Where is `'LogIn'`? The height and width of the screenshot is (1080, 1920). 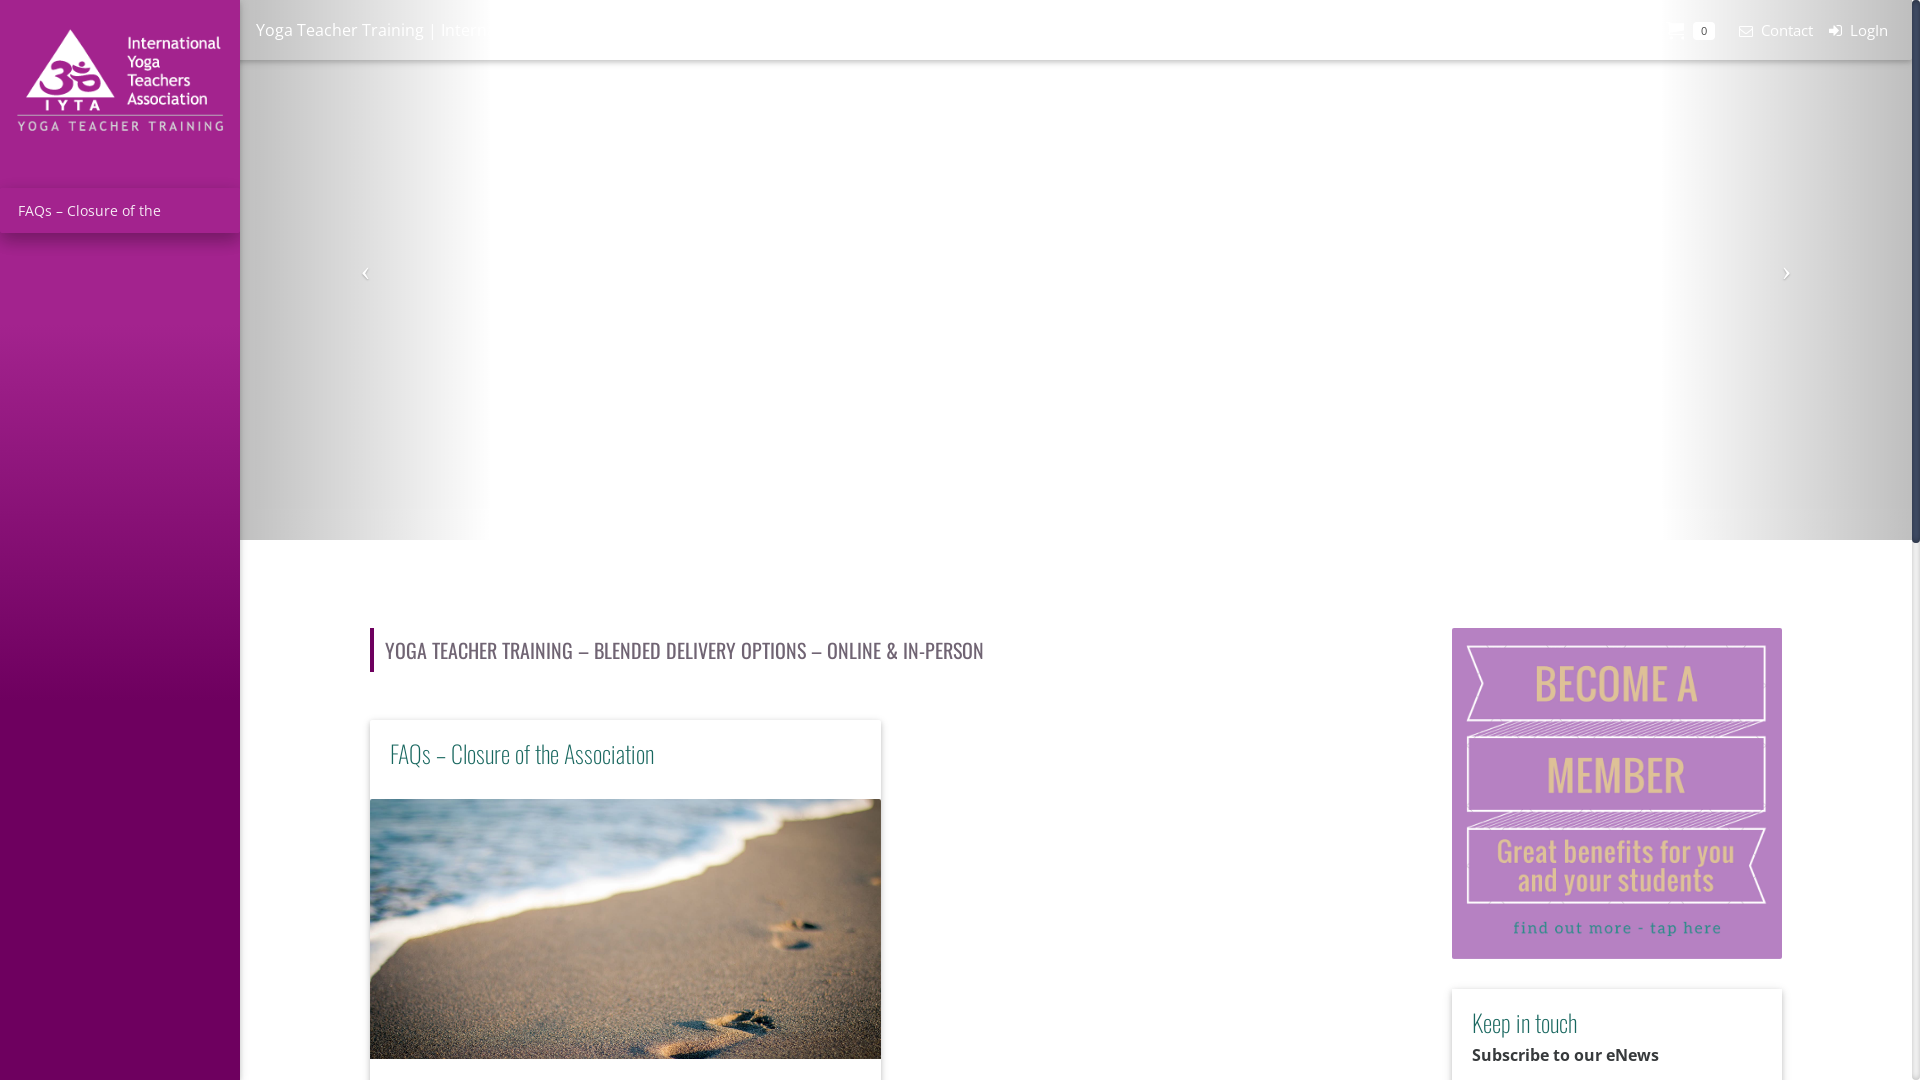 'LogIn' is located at coordinates (1857, 30).